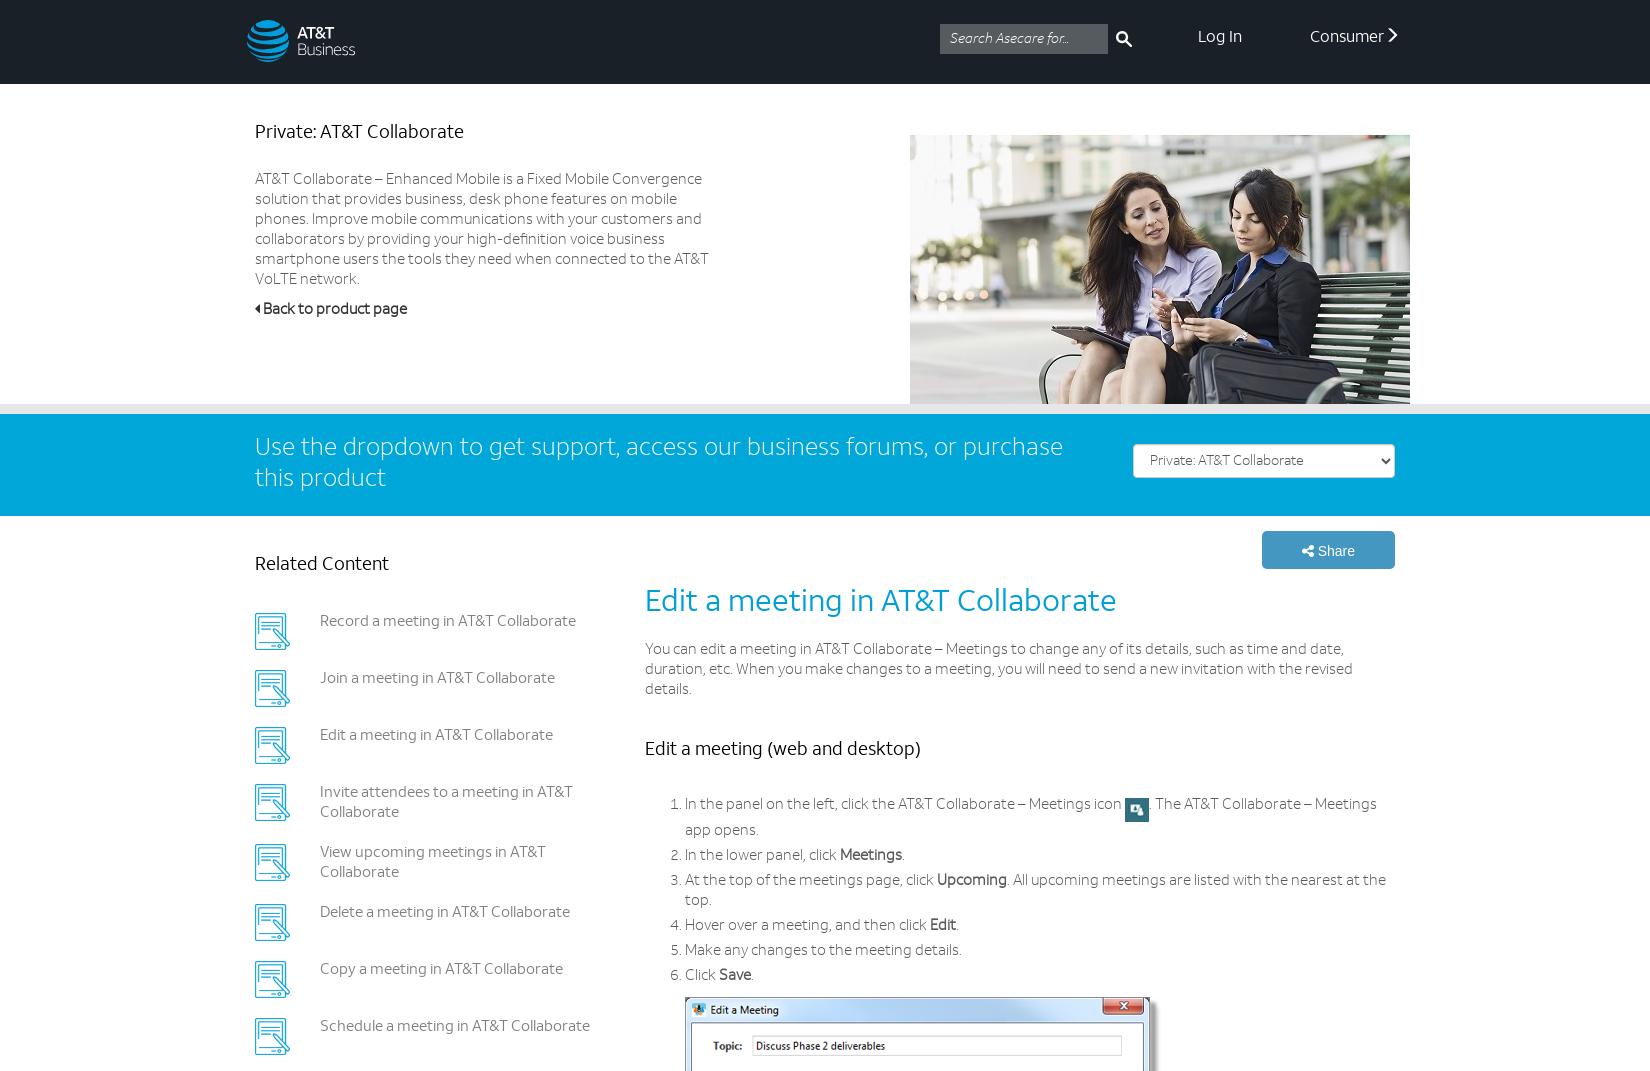 This screenshot has width=1650, height=1071. What do you see at coordinates (453, 1027) in the screenshot?
I see `'Schedule a meeting in AT&T Collaborate'` at bounding box center [453, 1027].